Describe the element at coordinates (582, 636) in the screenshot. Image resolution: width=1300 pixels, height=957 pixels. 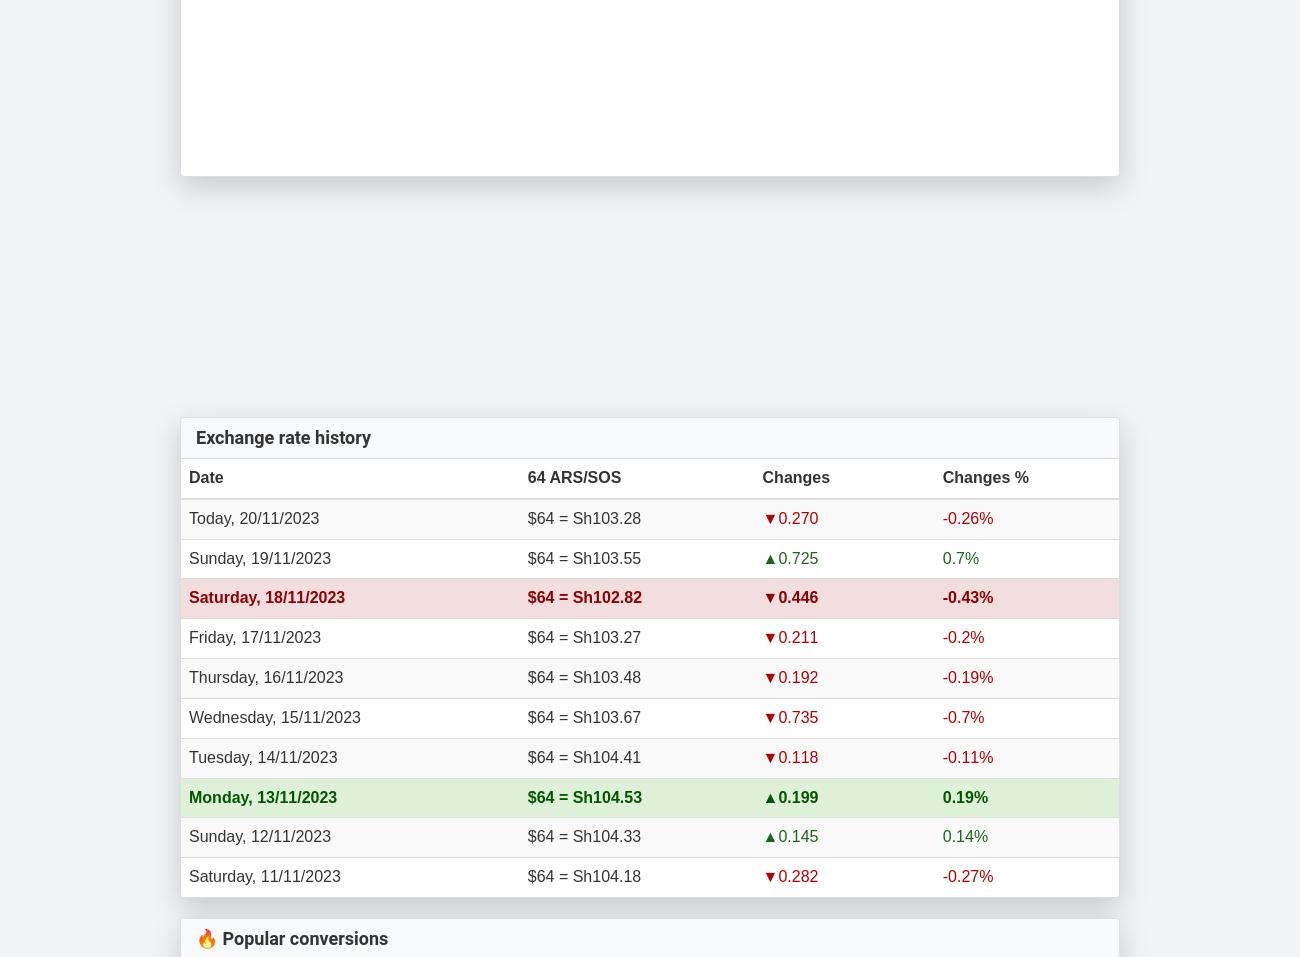
I see `'$64 = Sh103.27'` at that location.